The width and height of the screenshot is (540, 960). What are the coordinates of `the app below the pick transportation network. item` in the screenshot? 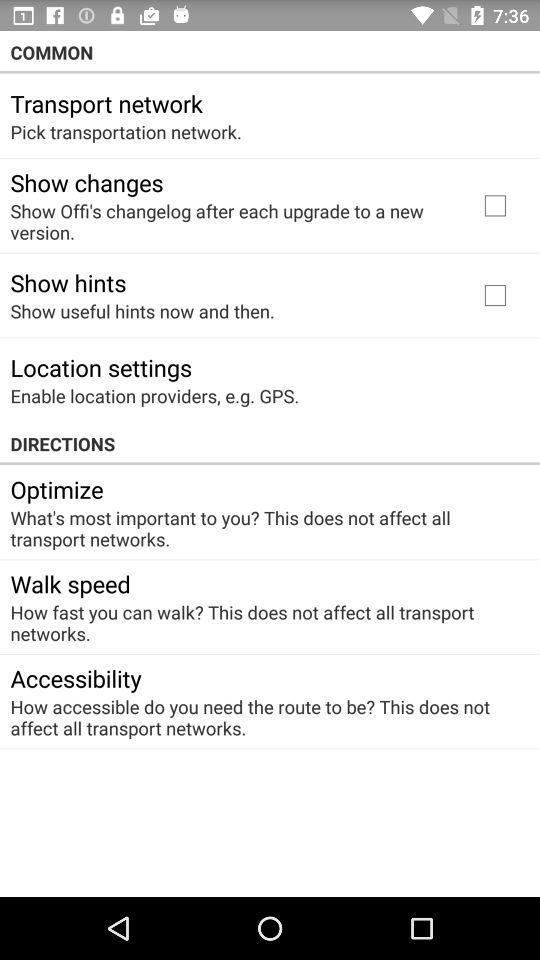 It's located at (85, 182).